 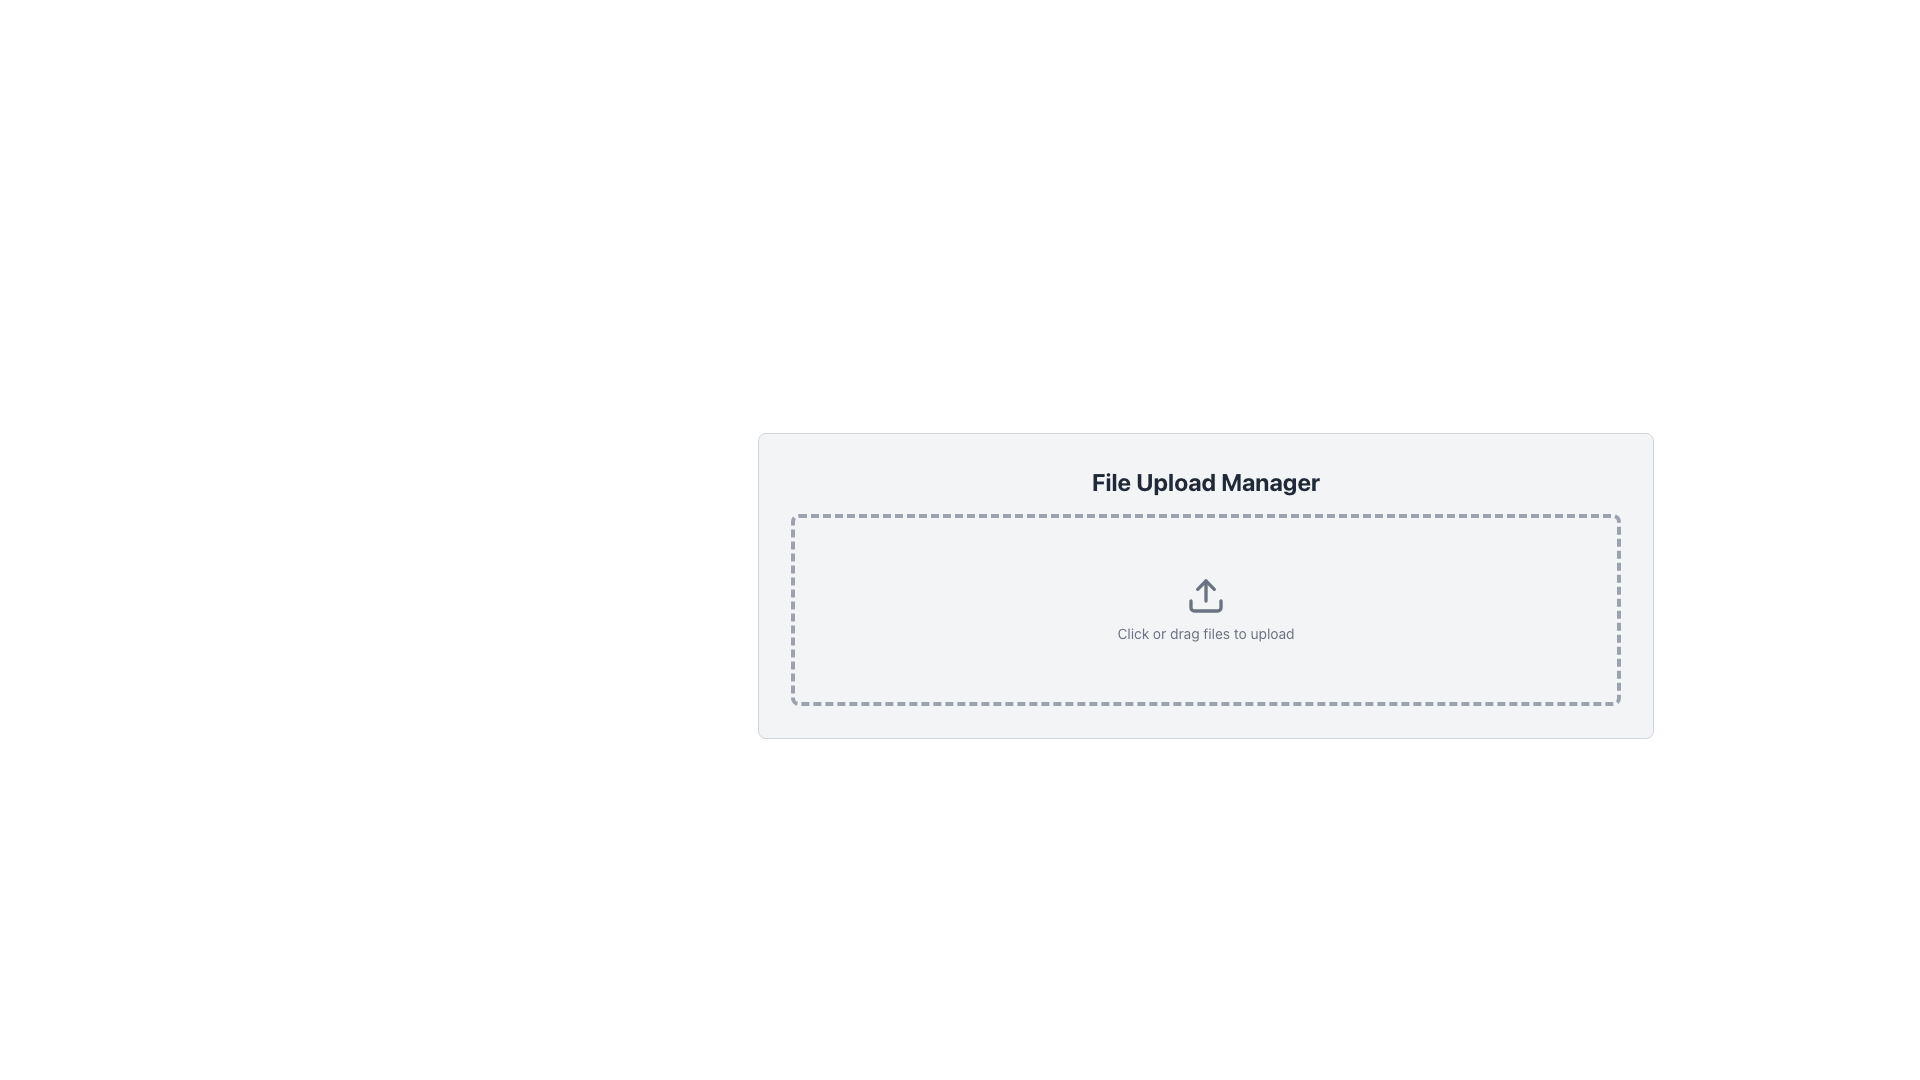 I want to click on the Interactive file upload area within the 'File Upload Manager', so click(x=1204, y=608).